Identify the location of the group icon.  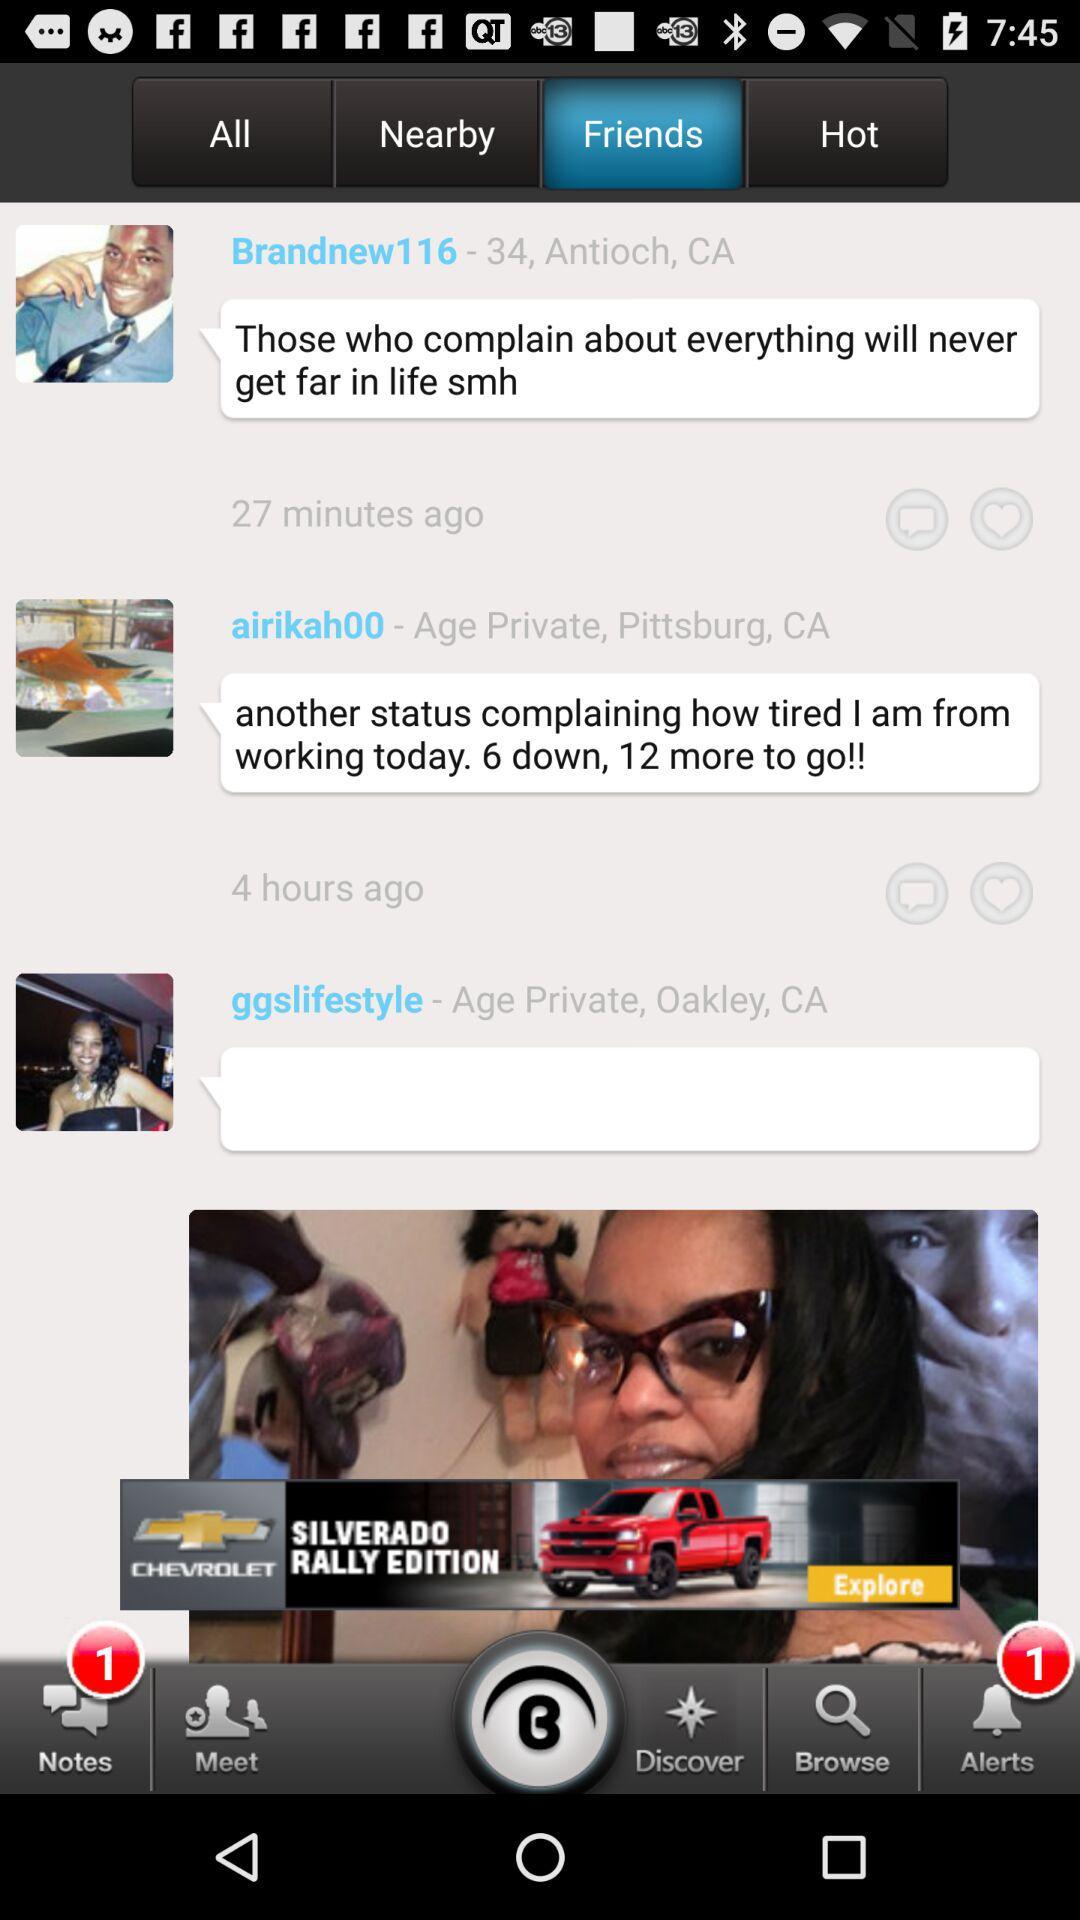
(229, 1848).